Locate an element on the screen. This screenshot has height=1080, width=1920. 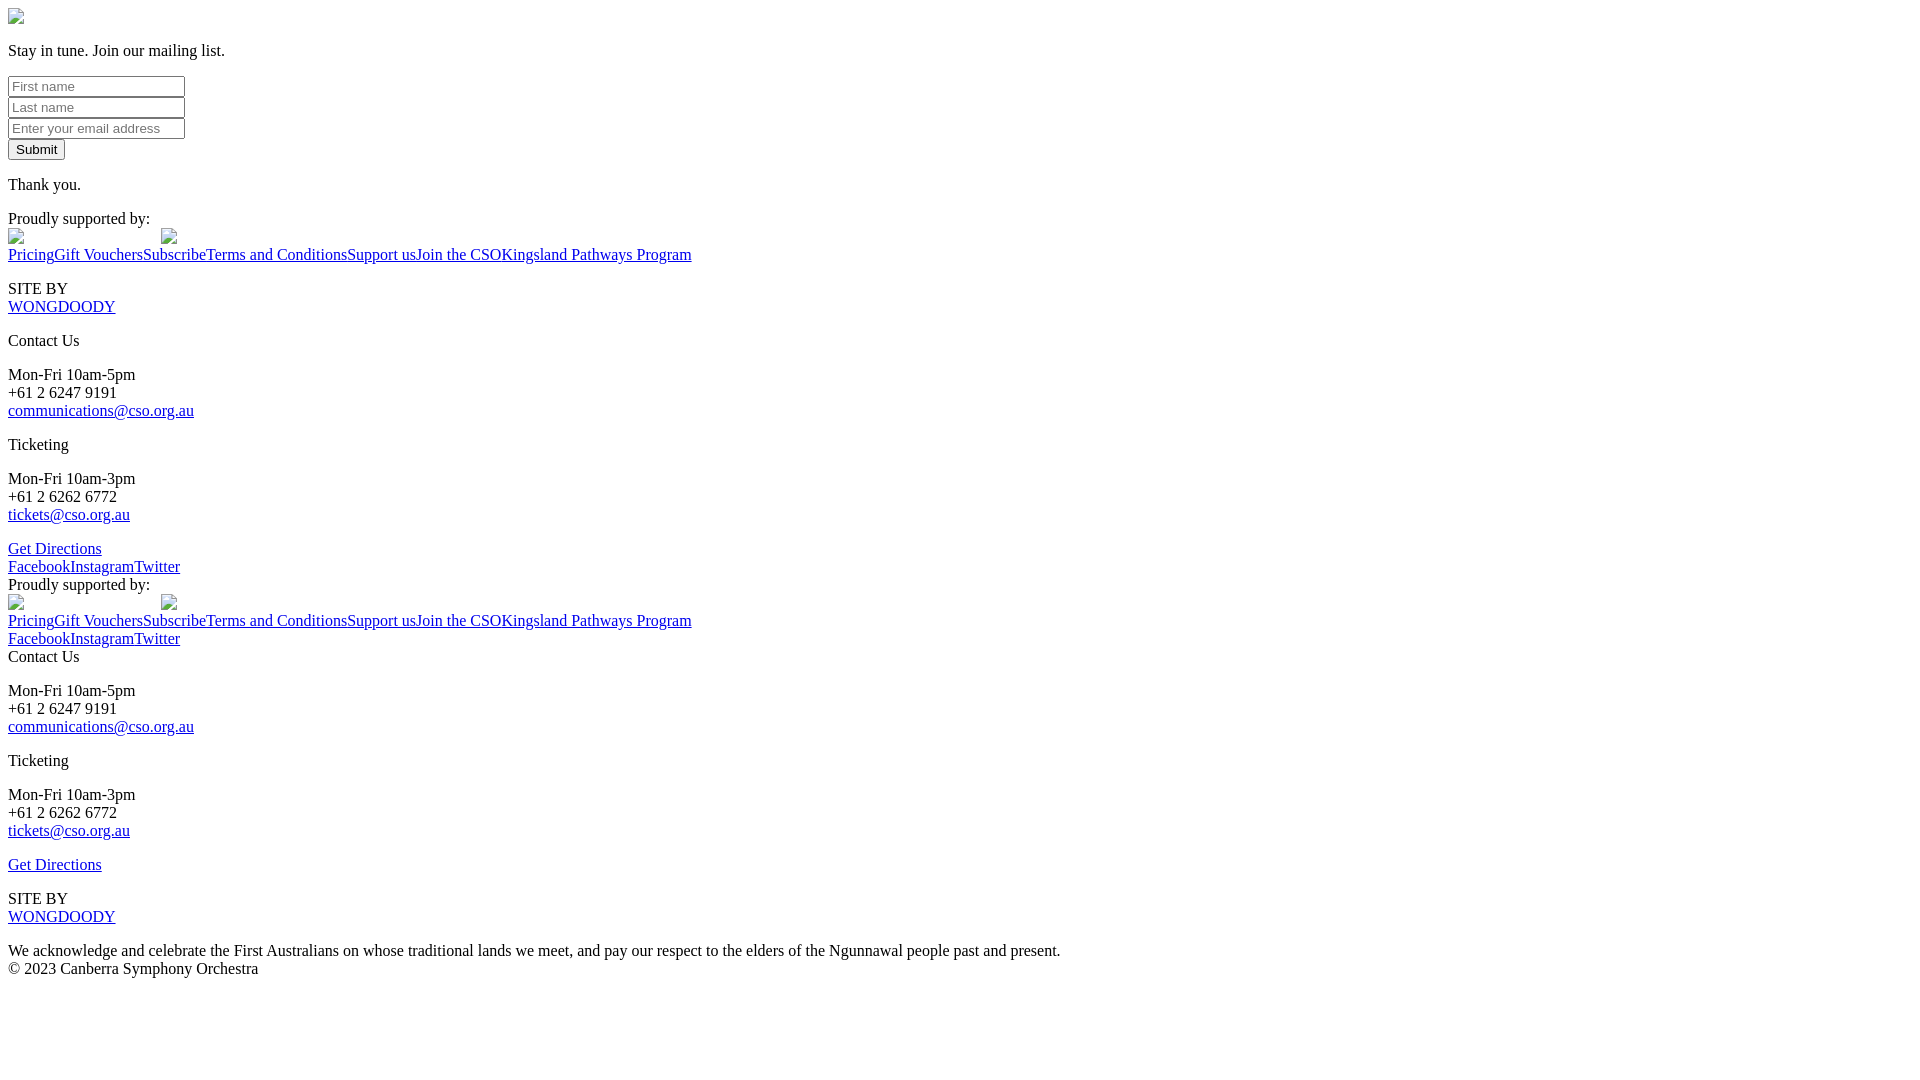
'Kingsland Pathways Program' is located at coordinates (594, 253).